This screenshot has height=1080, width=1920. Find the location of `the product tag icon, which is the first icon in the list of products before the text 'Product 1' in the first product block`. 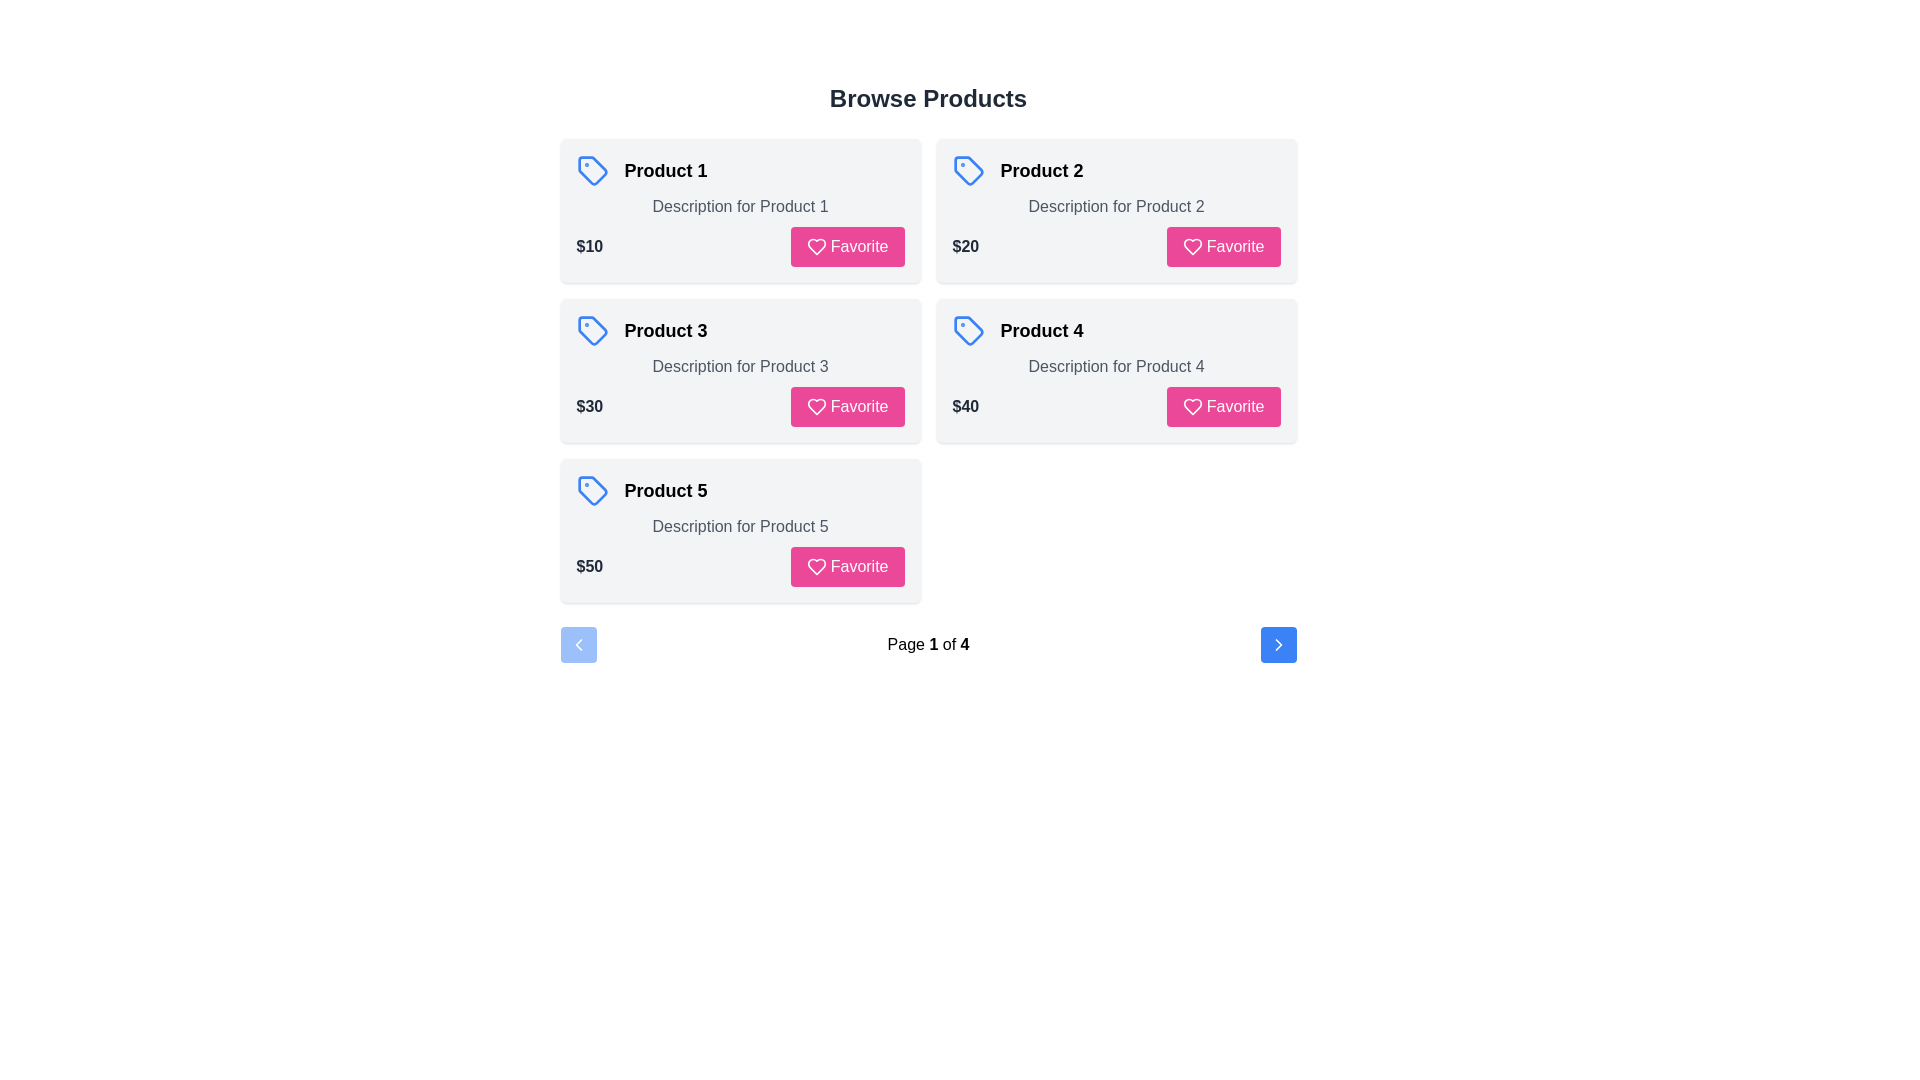

the product tag icon, which is the first icon in the list of products before the text 'Product 1' in the first product block is located at coordinates (591, 169).